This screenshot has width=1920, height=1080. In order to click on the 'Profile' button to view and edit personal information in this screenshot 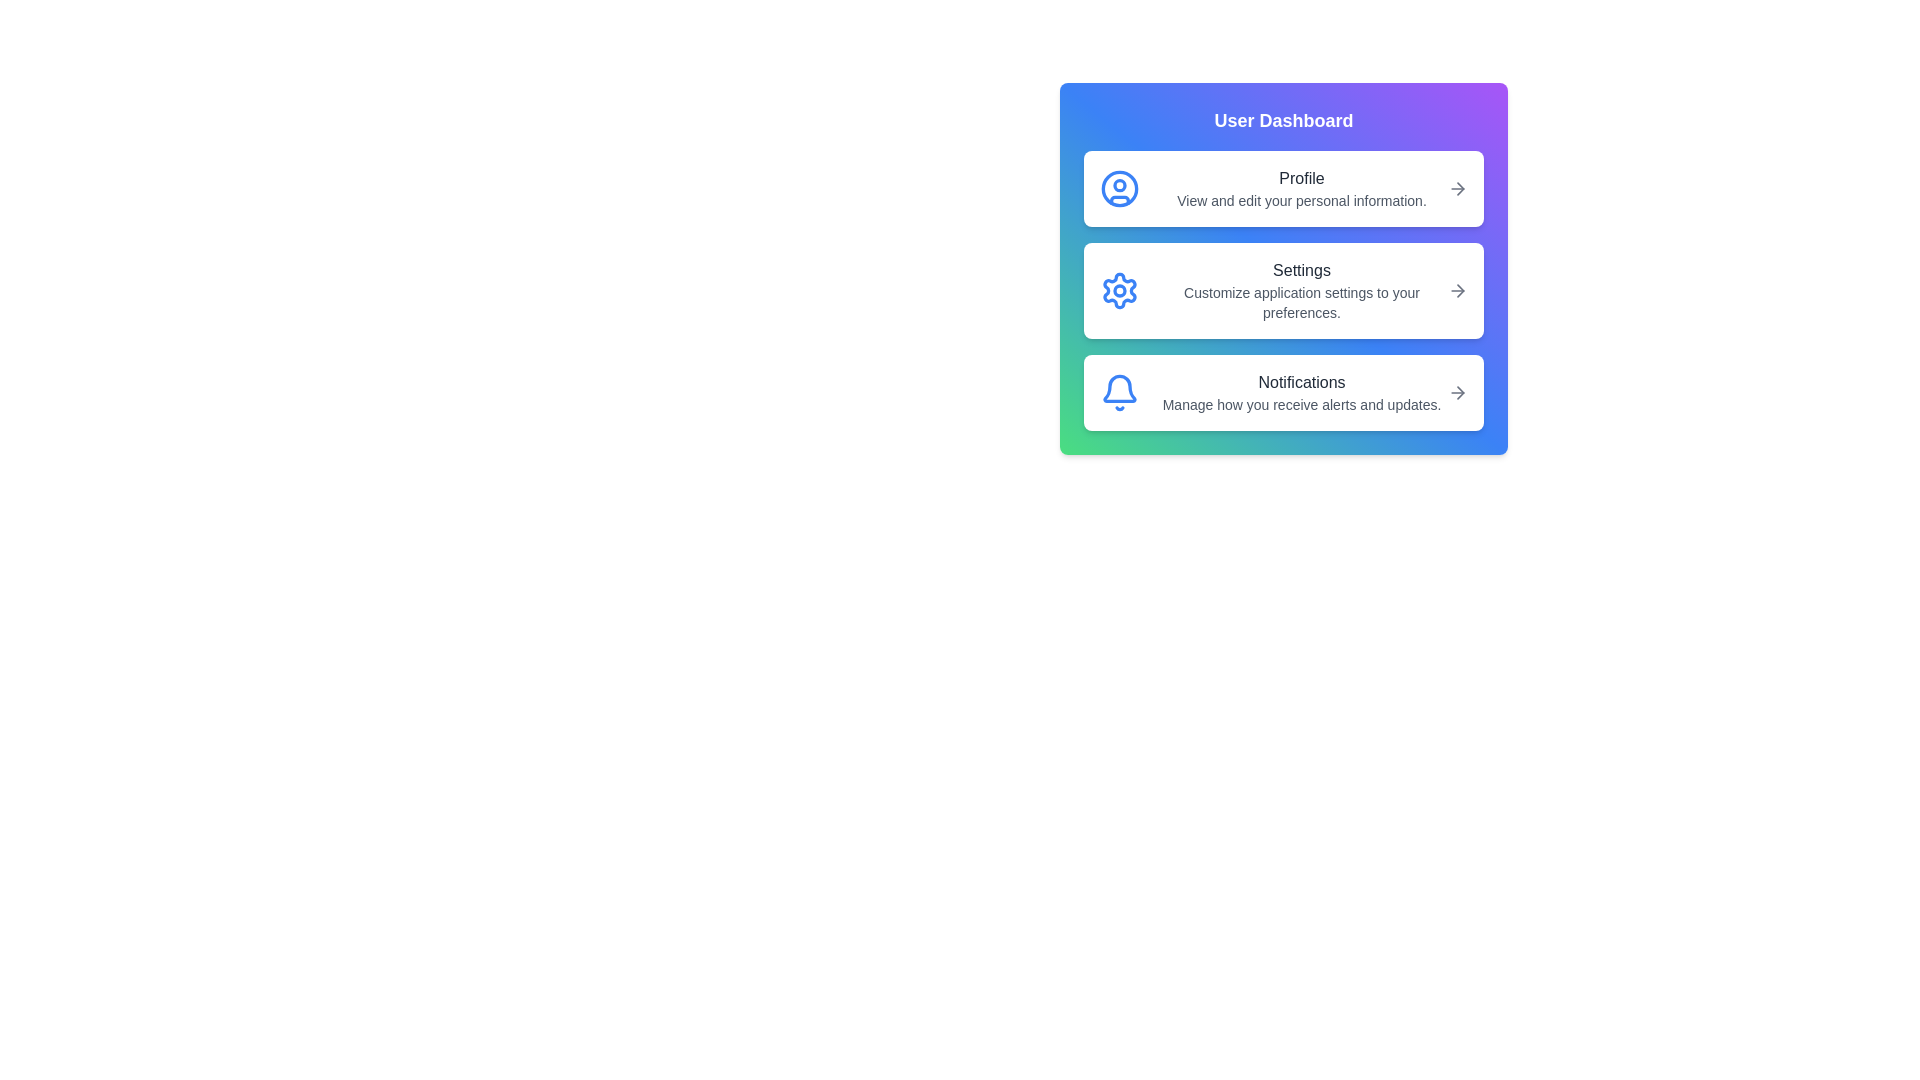, I will do `click(1283, 189)`.